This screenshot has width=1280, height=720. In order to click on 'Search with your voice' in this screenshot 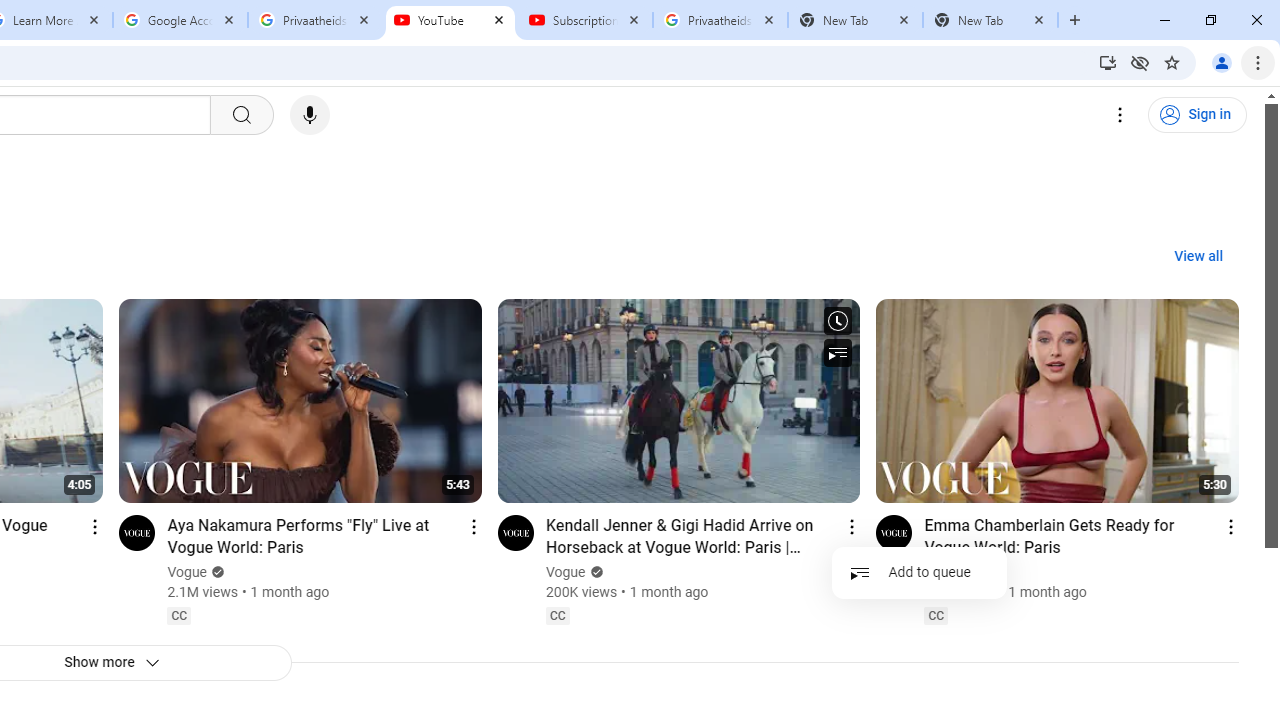, I will do `click(308, 115)`.